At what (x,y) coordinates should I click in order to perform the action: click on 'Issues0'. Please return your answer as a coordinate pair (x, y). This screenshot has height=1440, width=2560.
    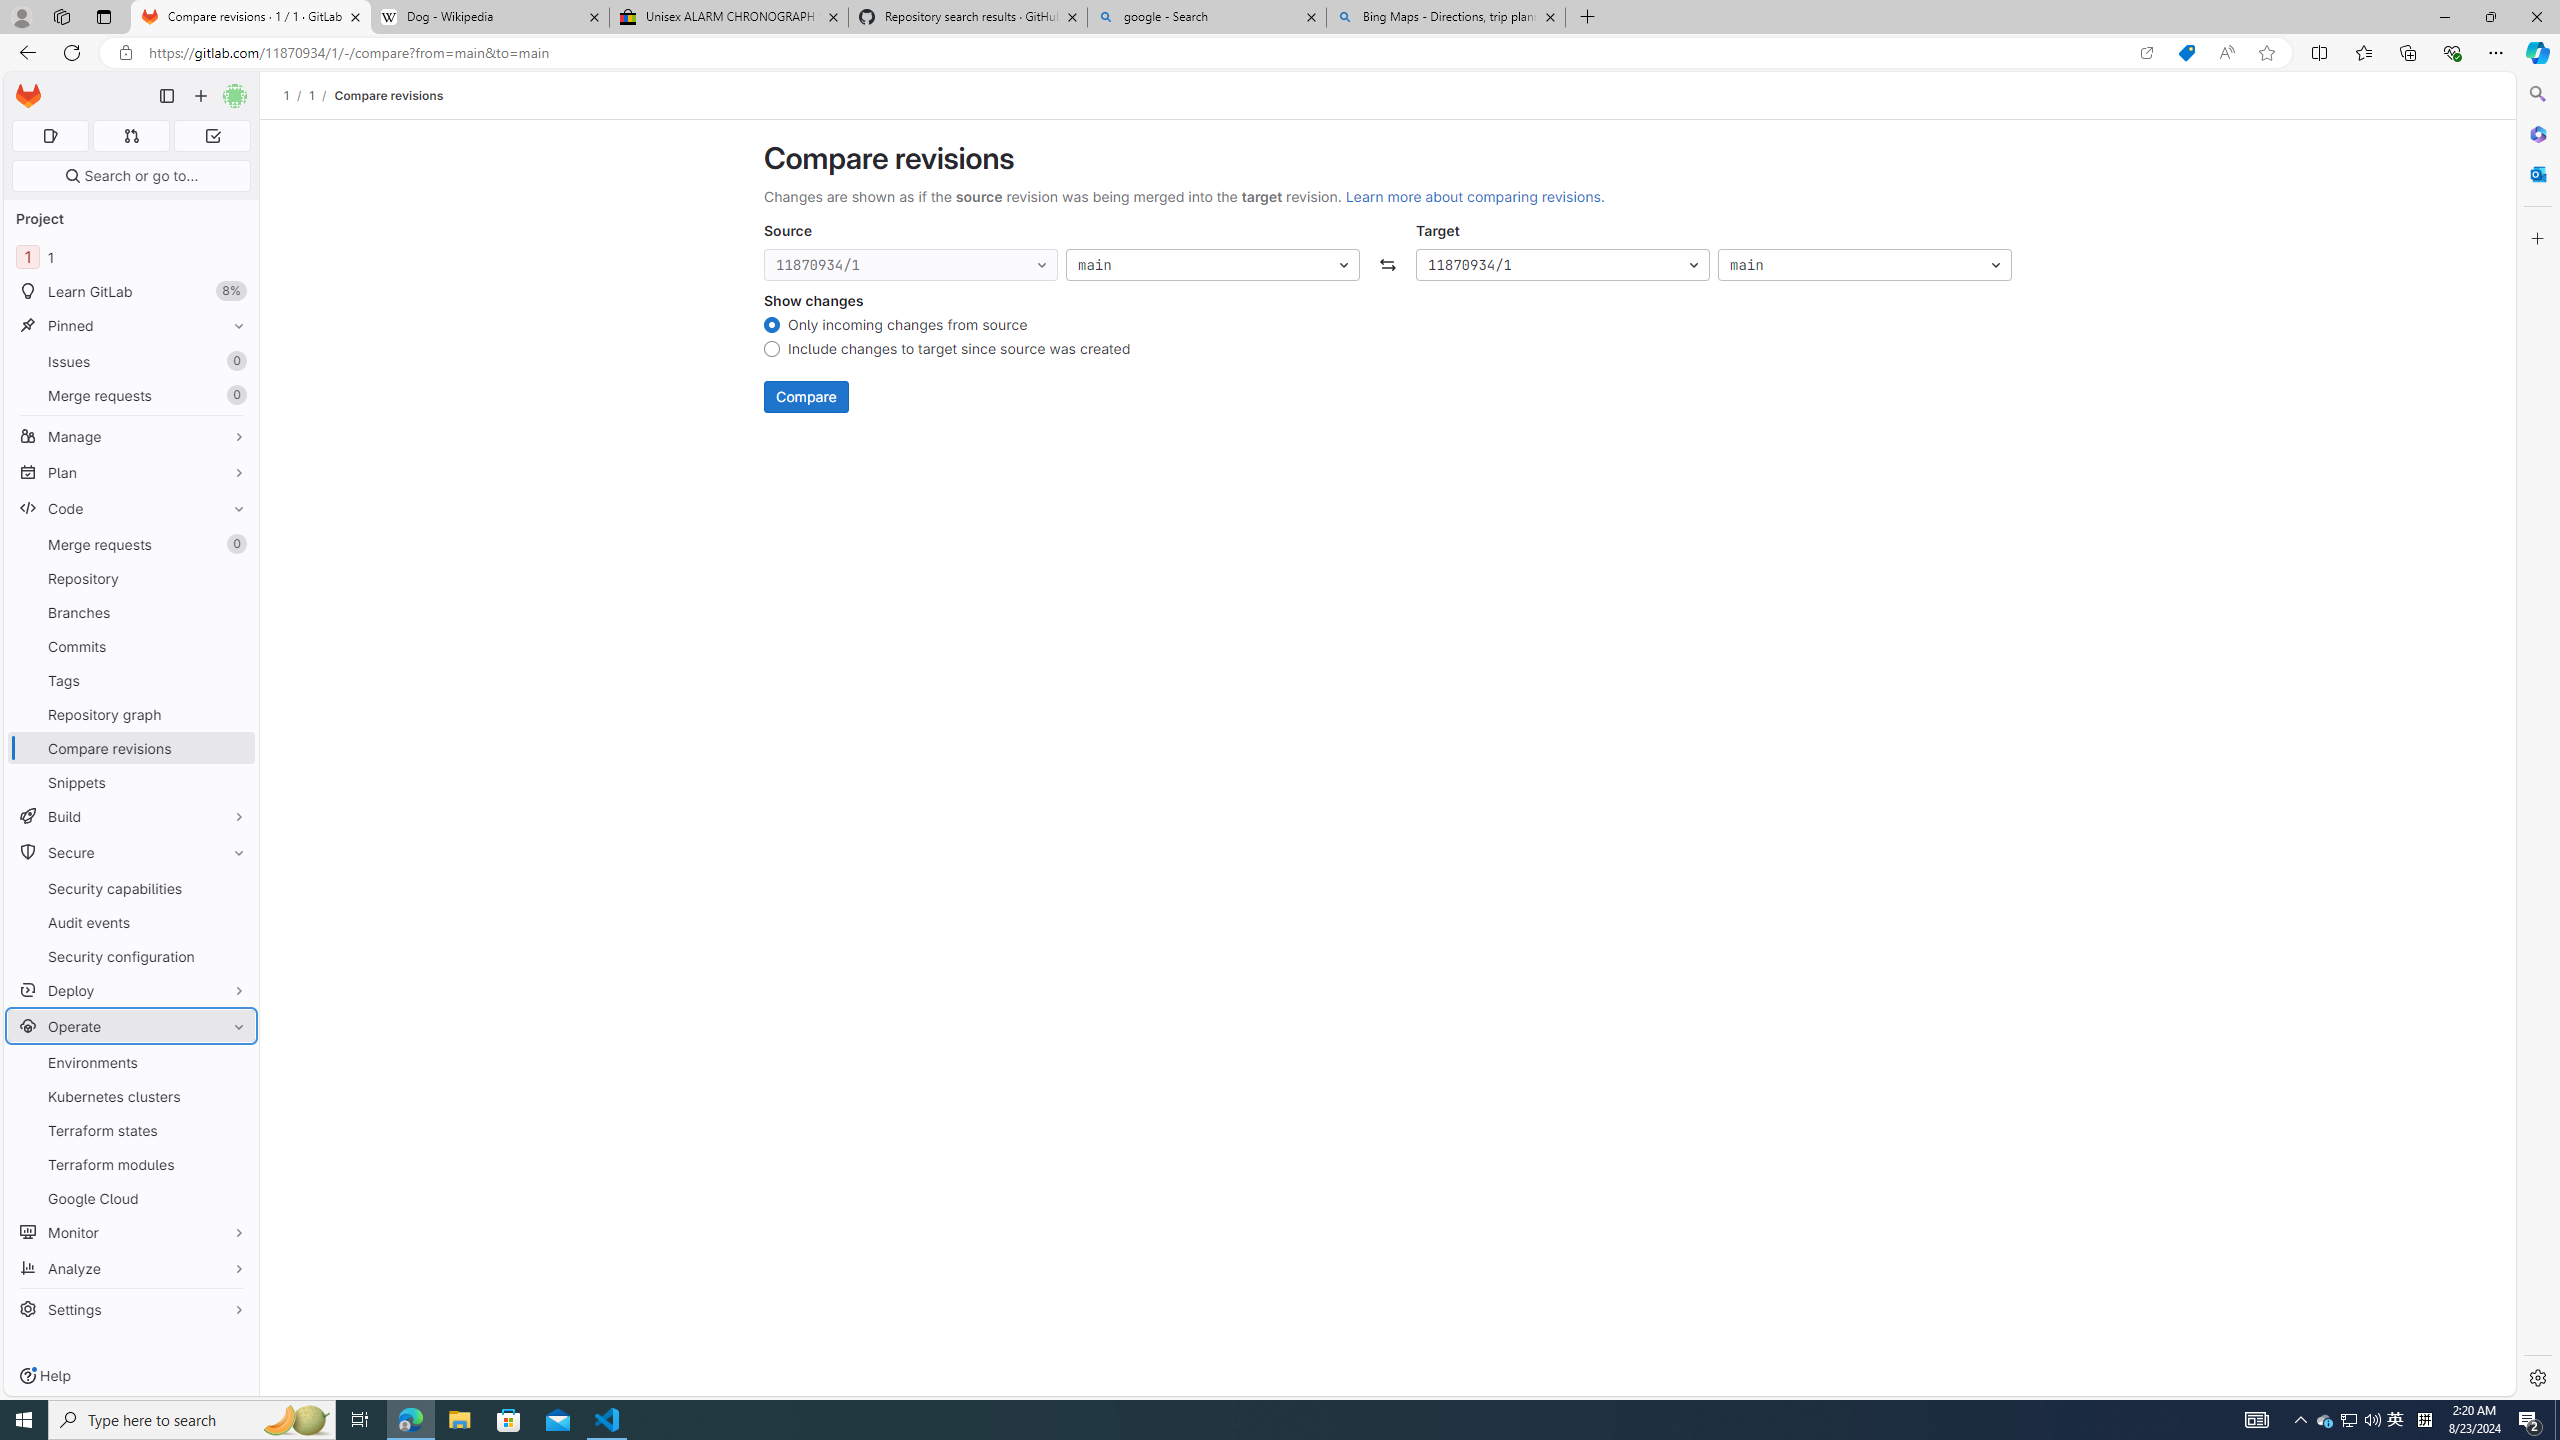
    Looking at the image, I should click on (130, 360).